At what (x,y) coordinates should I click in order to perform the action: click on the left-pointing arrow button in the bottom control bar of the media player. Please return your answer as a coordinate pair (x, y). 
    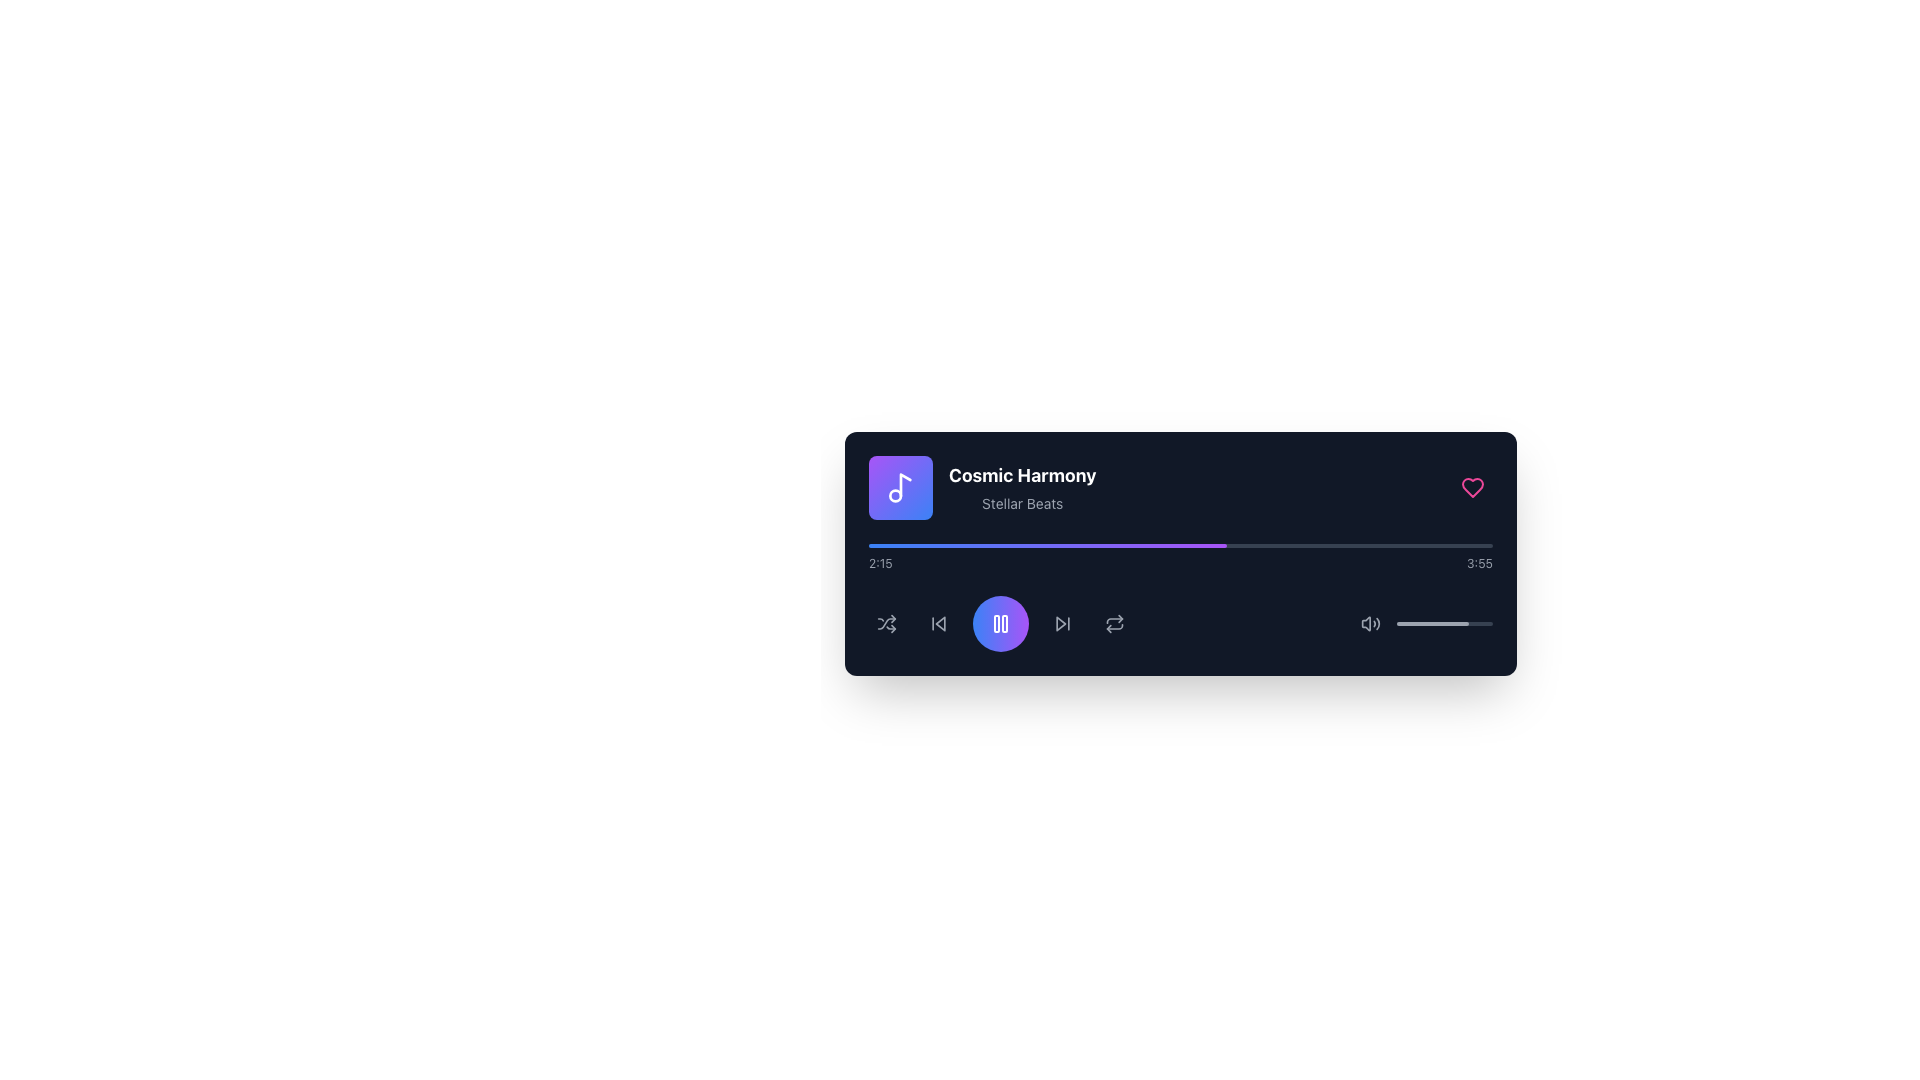
    Looking at the image, I should click on (938, 623).